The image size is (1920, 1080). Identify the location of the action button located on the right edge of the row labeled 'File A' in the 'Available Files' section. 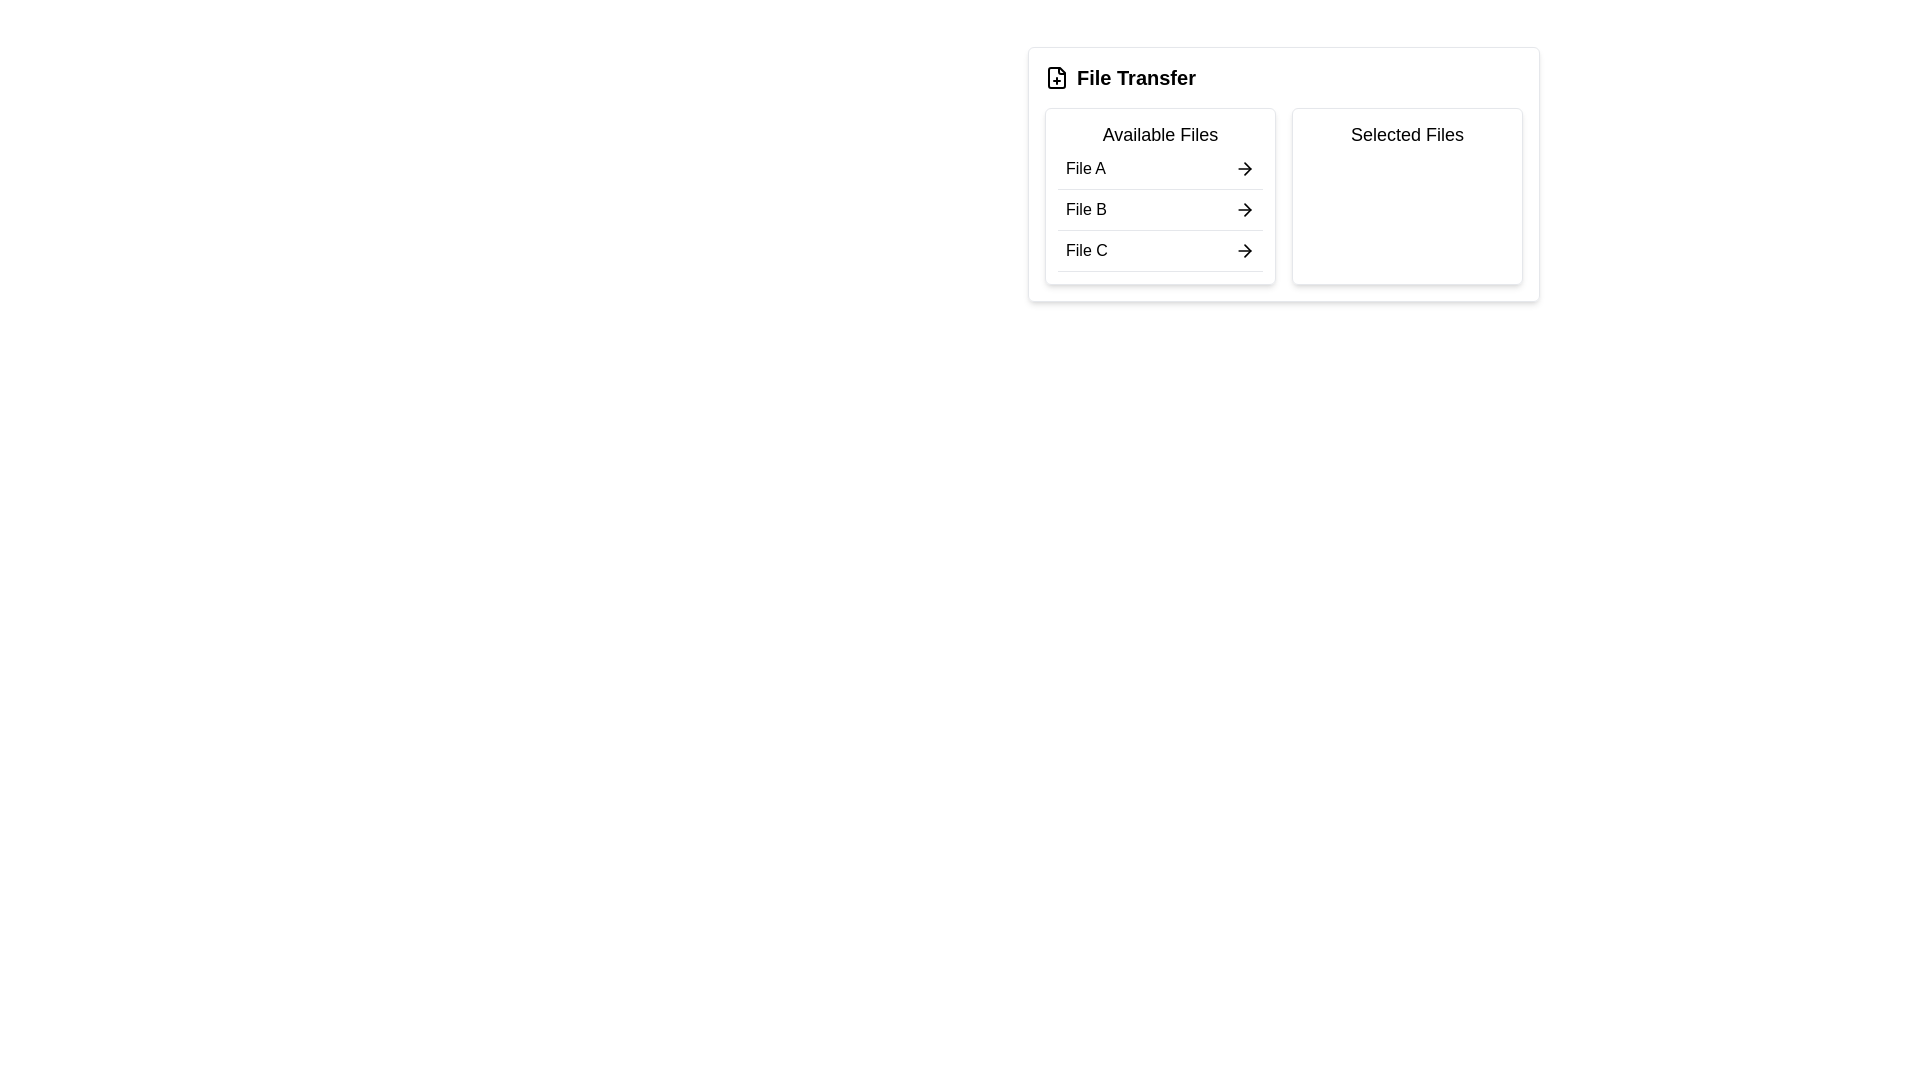
(1243, 168).